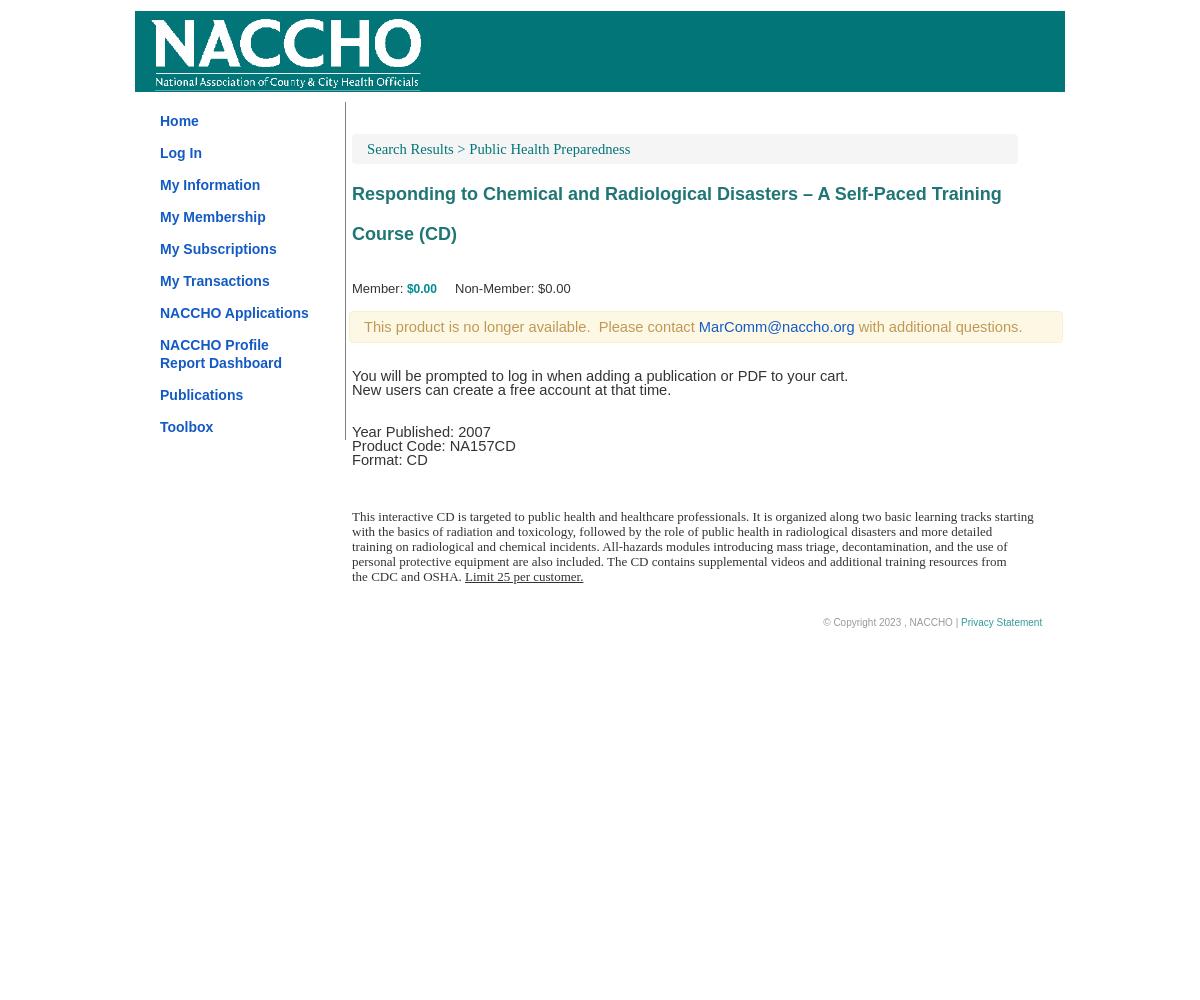 The height and width of the screenshot is (1000, 1200). What do you see at coordinates (775, 326) in the screenshot?
I see `'MarComm@naccho.org'` at bounding box center [775, 326].